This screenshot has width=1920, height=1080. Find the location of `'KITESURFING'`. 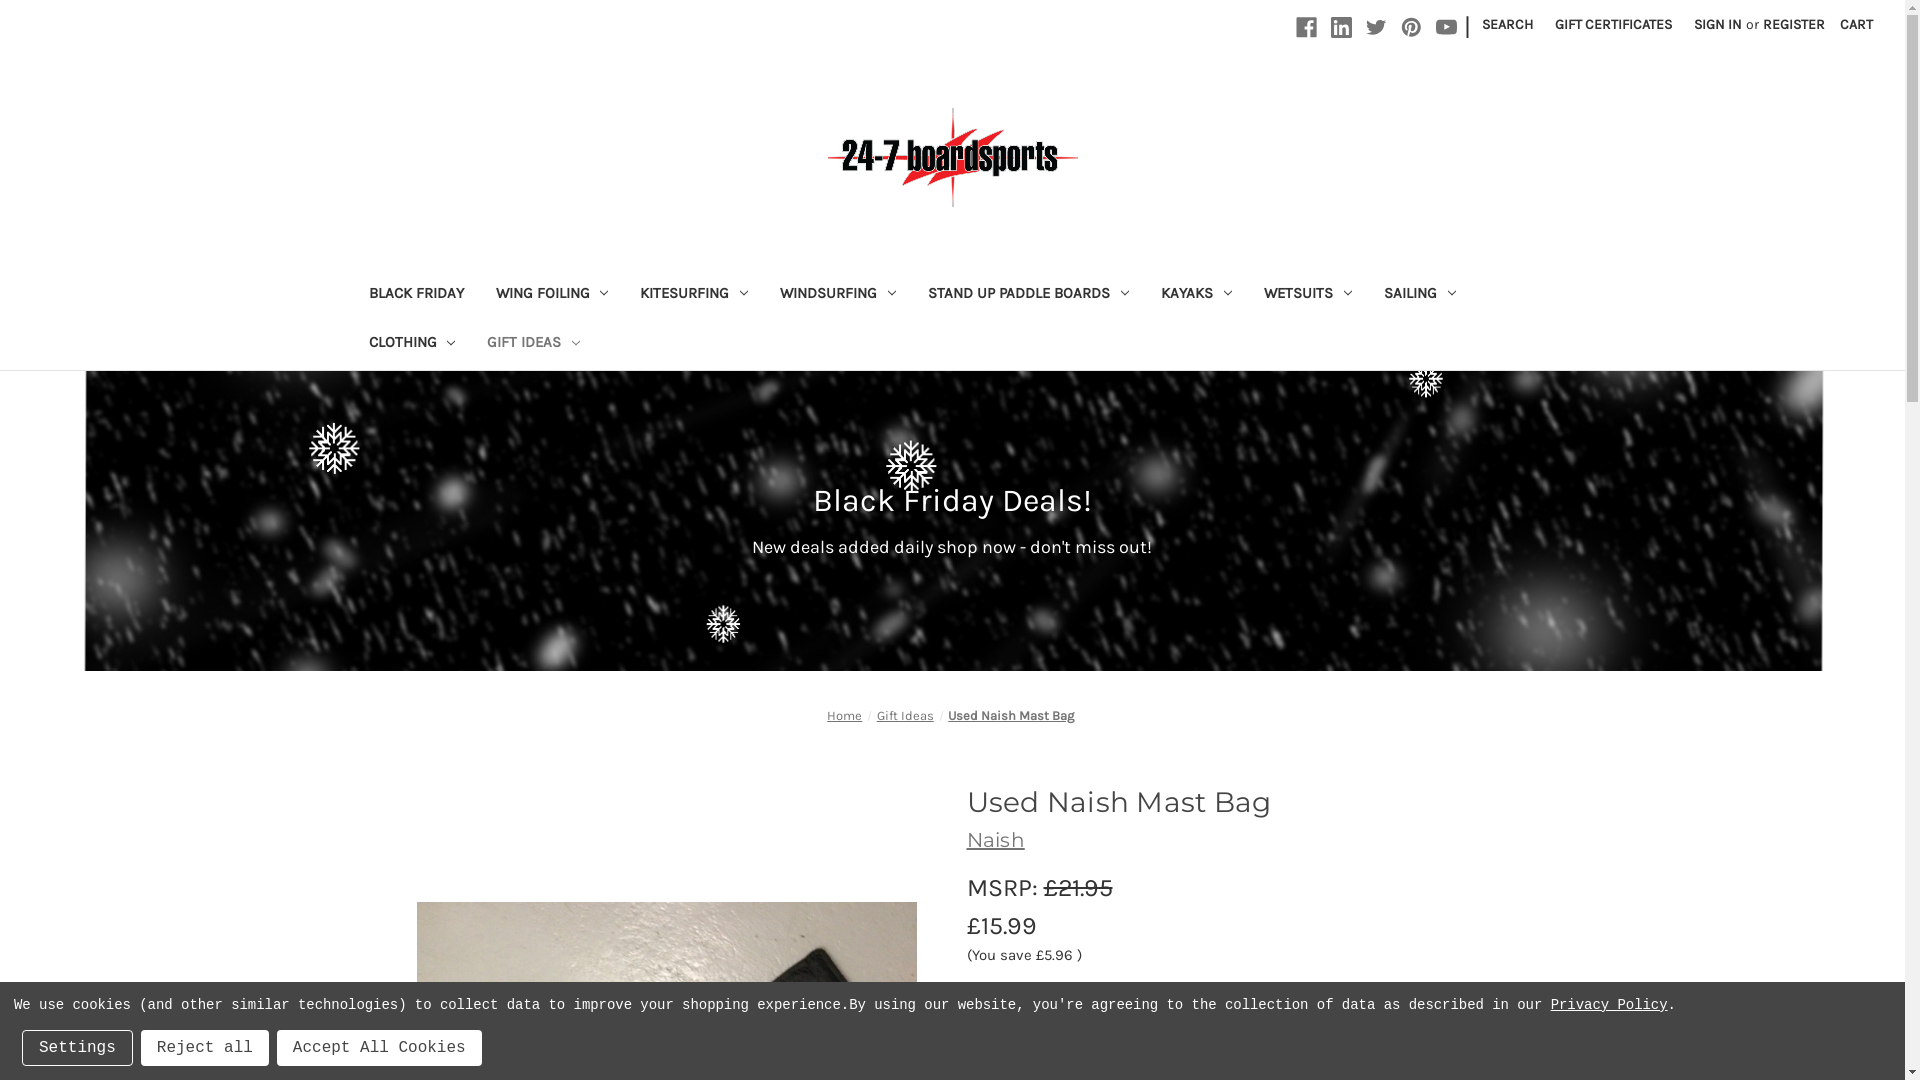

'KITESURFING' is located at coordinates (623, 295).